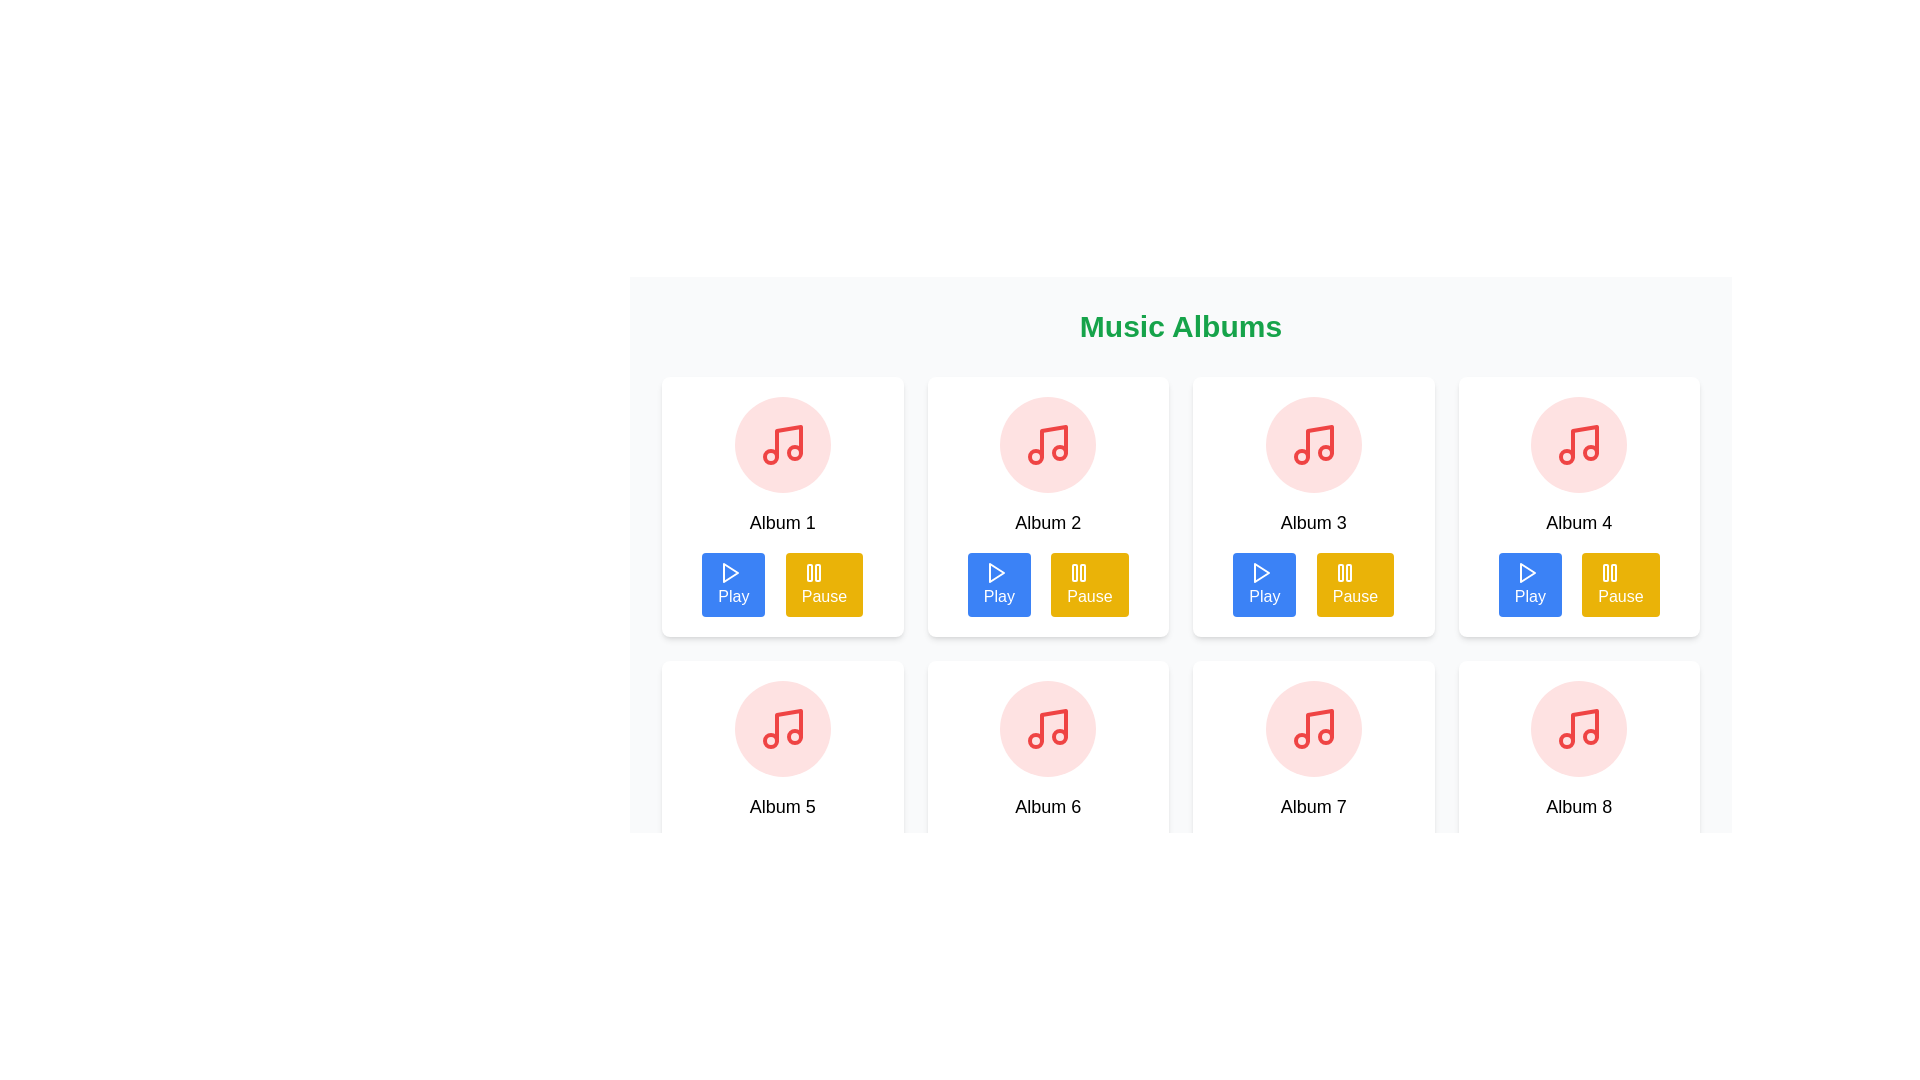 This screenshot has width=1920, height=1080. What do you see at coordinates (732, 585) in the screenshot?
I see `the playback button located in the first row, first column of the grid under 'Album 1'` at bounding box center [732, 585].